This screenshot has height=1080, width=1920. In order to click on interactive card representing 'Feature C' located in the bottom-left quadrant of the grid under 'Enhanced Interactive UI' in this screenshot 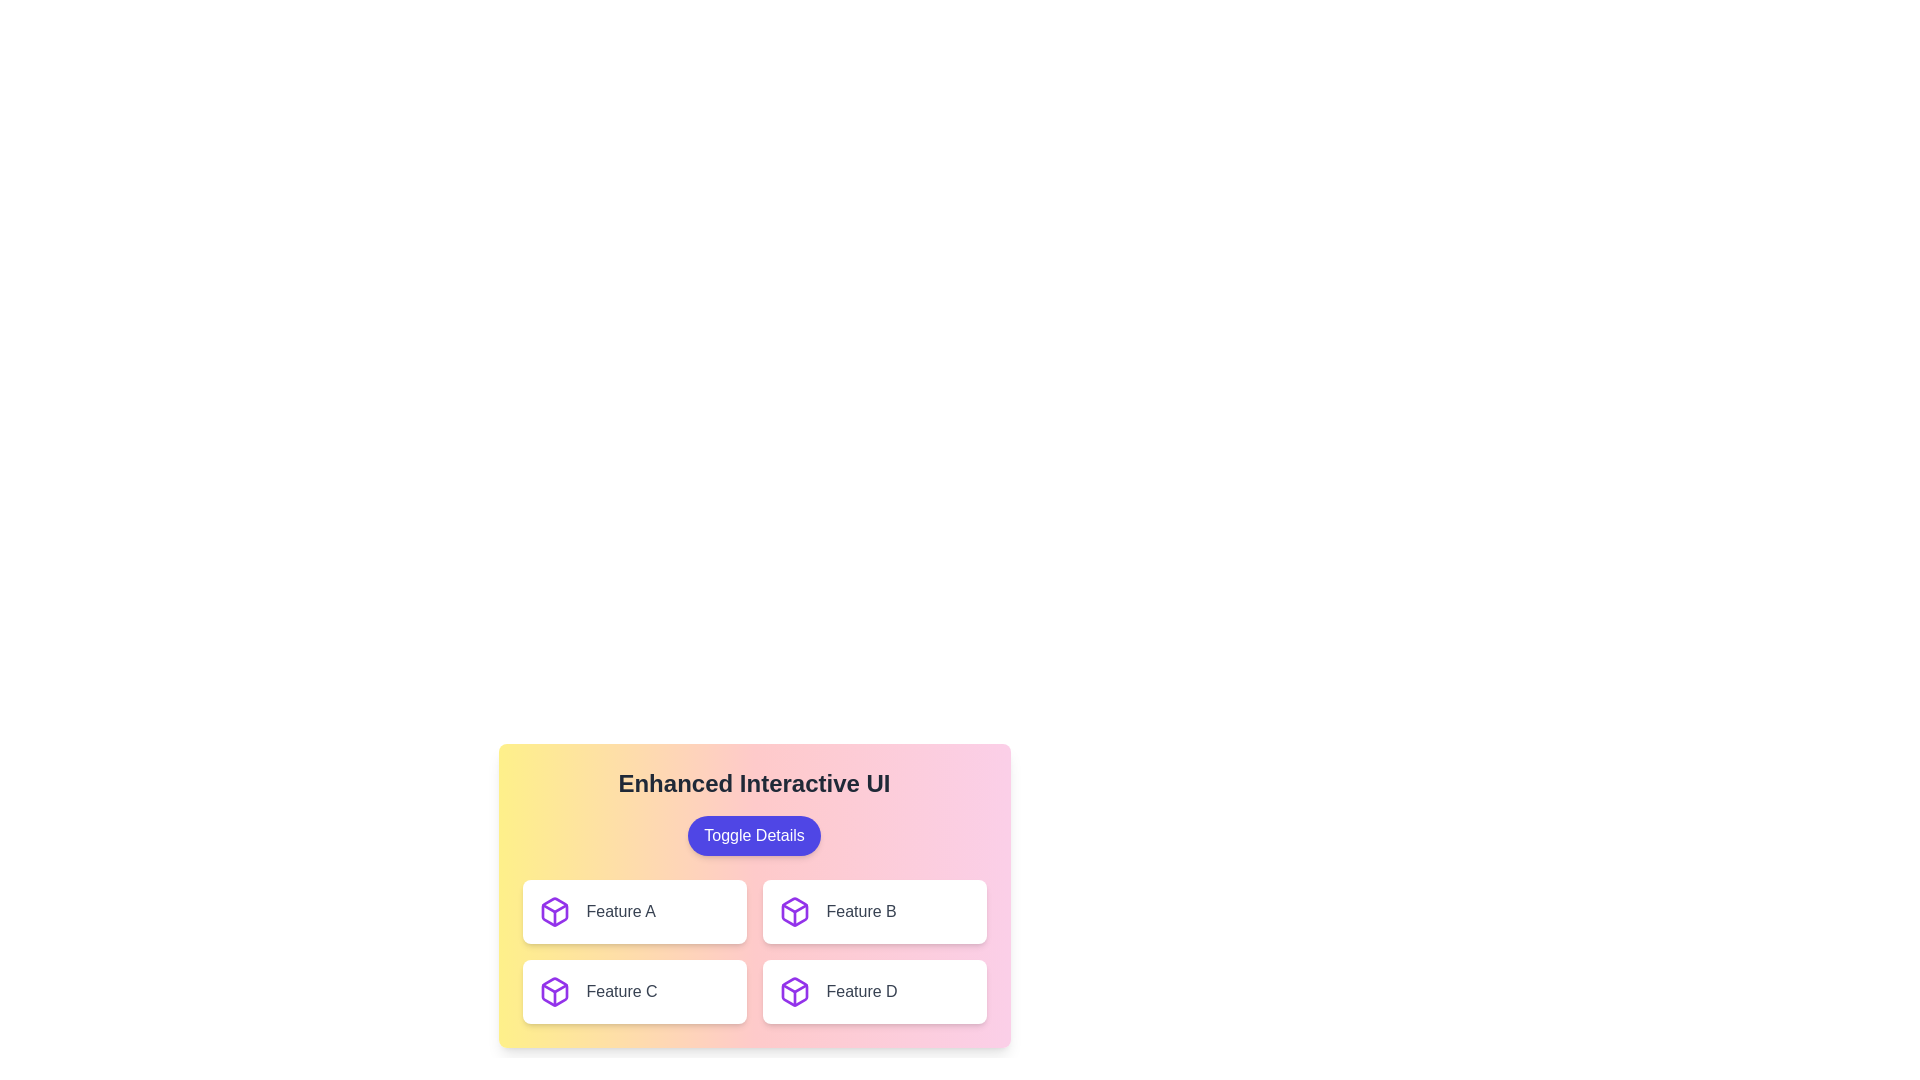, I will do `click(633, 991)`.